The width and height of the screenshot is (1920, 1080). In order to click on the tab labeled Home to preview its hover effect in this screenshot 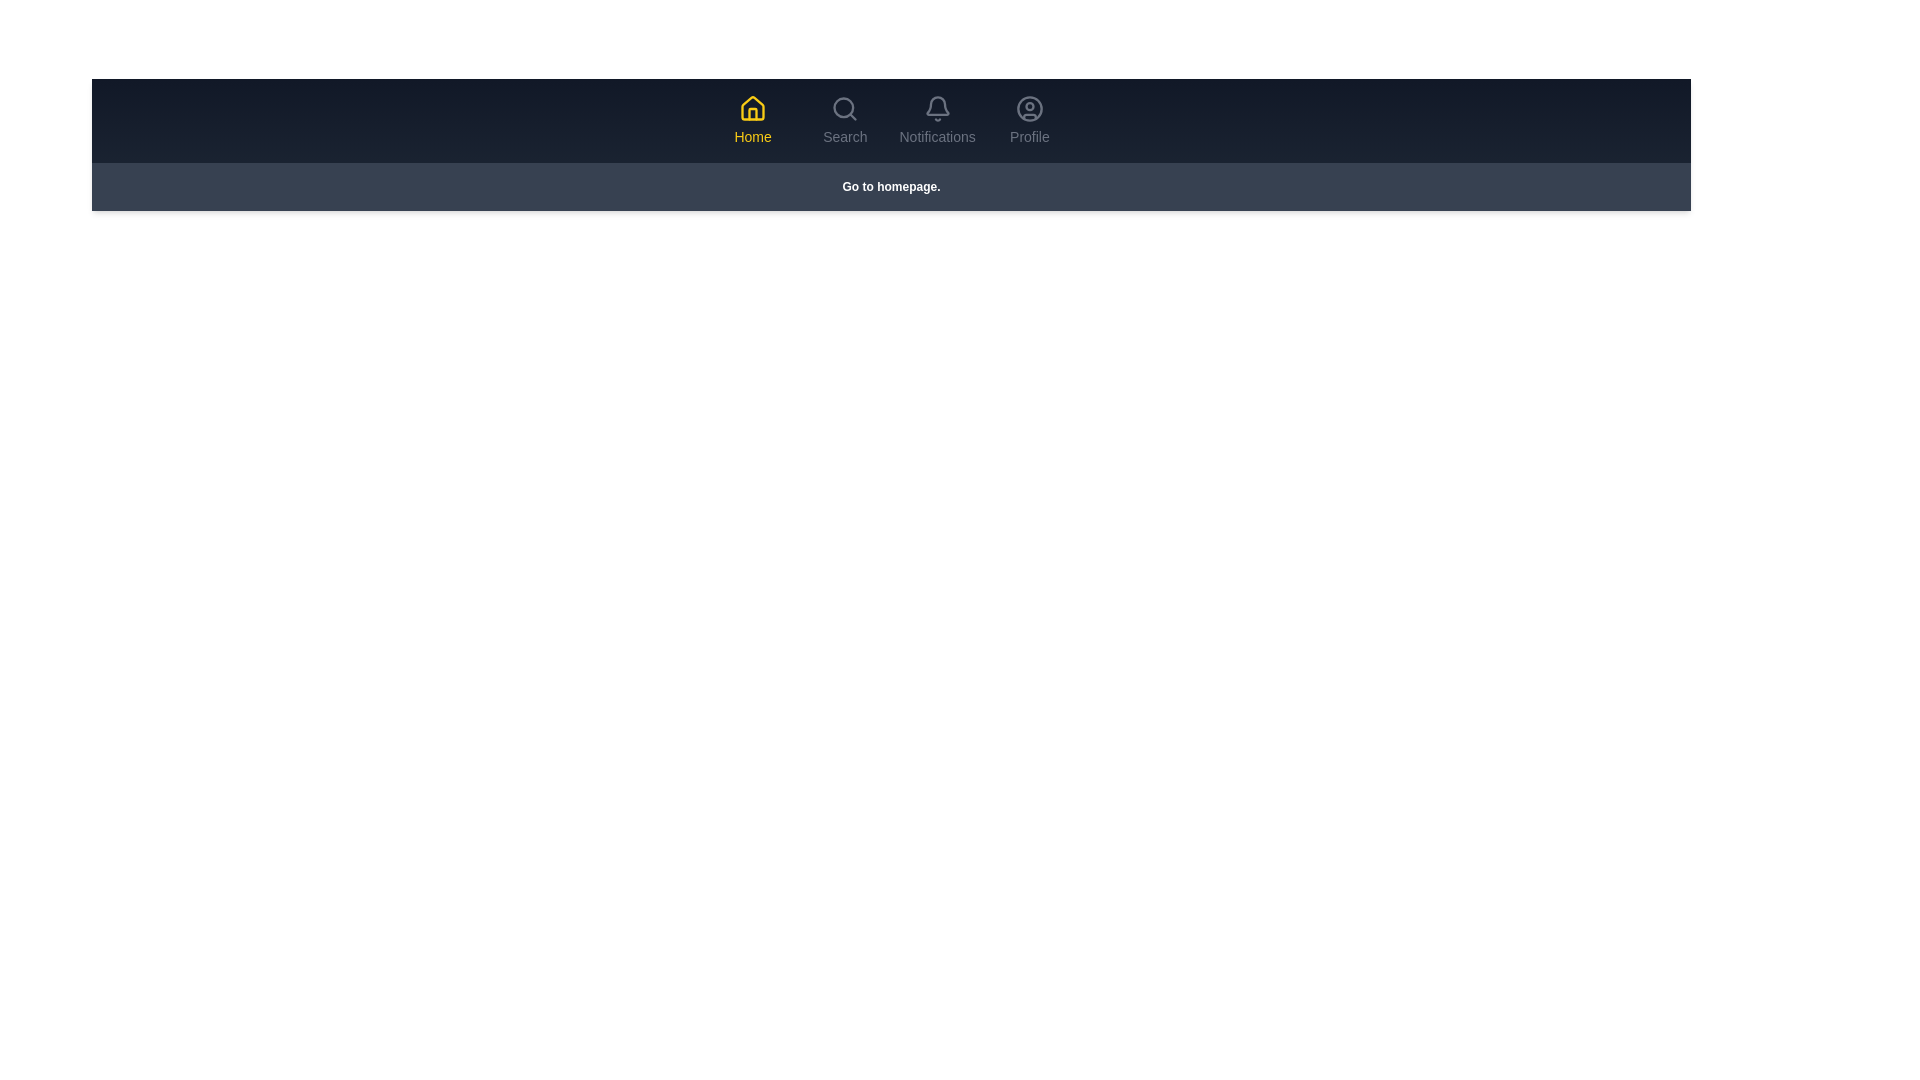, I will do `click(752, 120)`.